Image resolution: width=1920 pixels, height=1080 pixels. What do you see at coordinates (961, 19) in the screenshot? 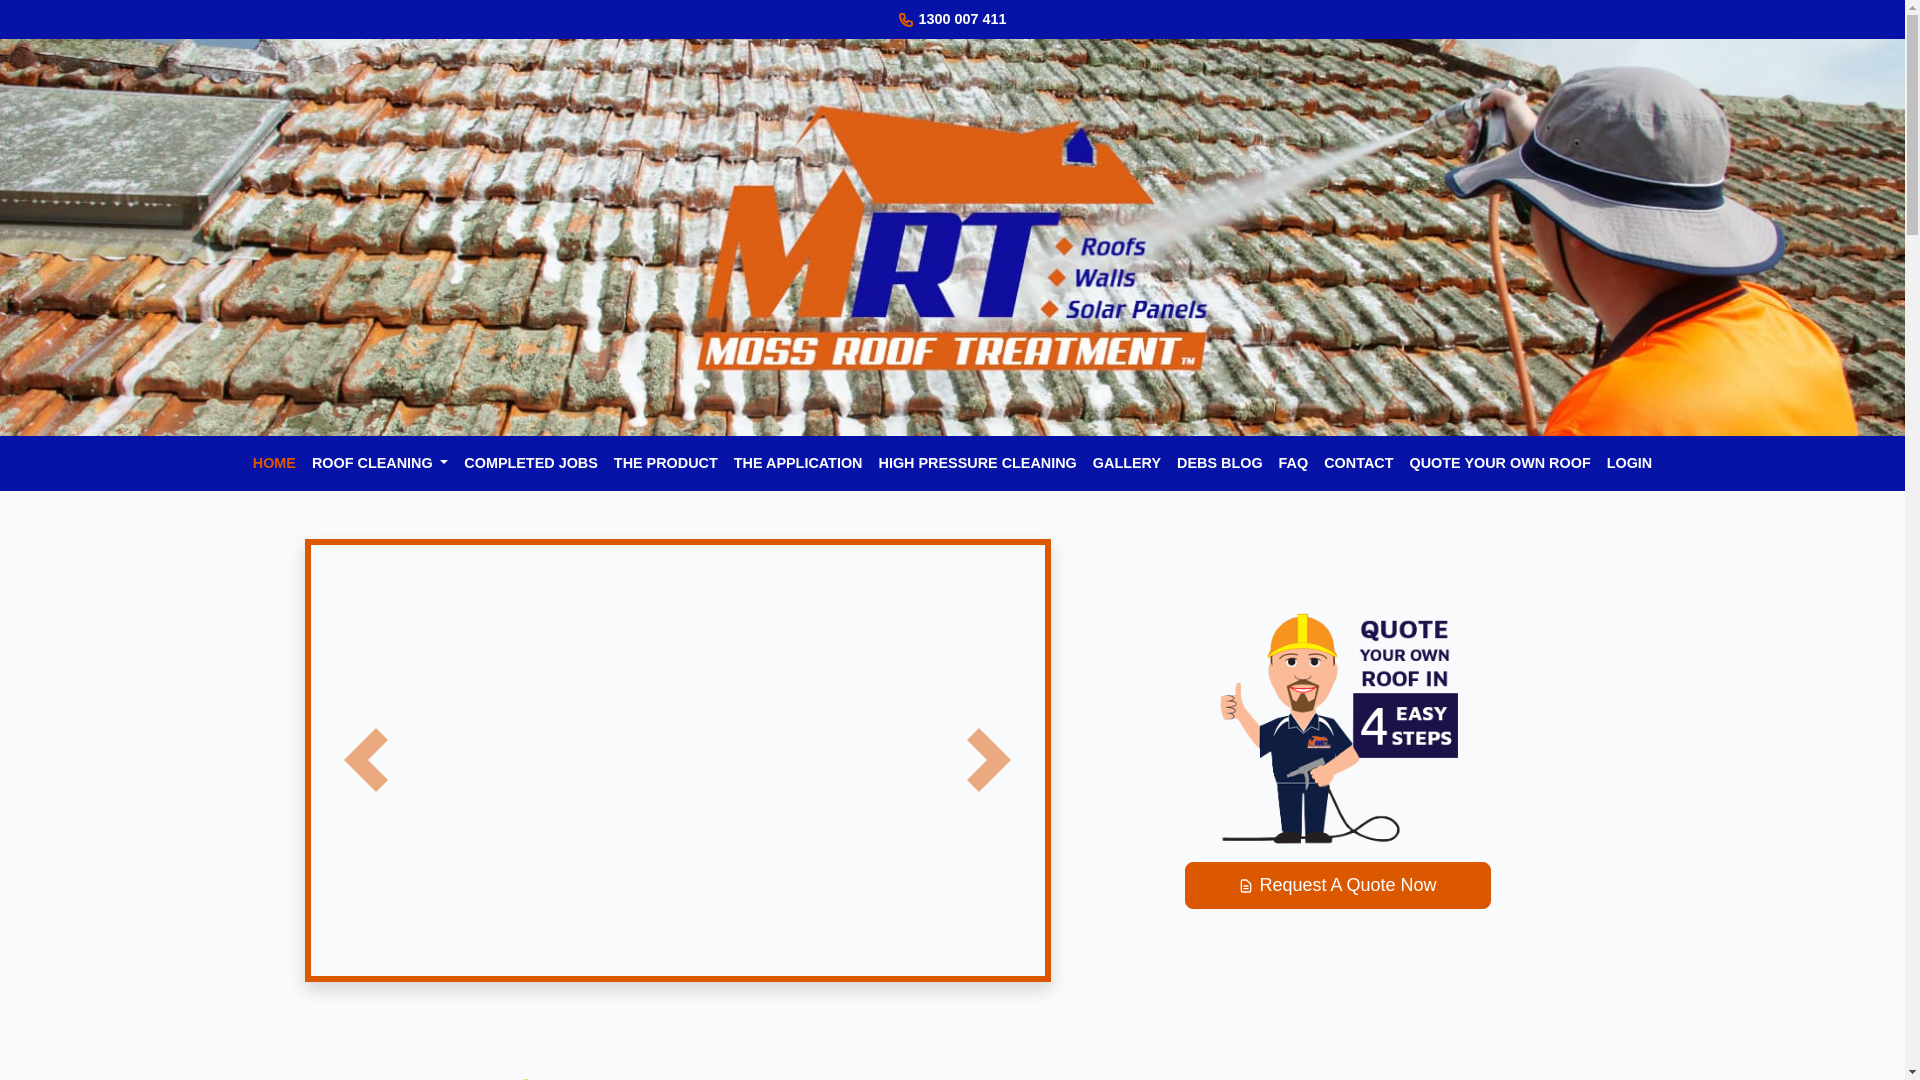
I see `'1300 007 411'` at bounding box center [961, 19].